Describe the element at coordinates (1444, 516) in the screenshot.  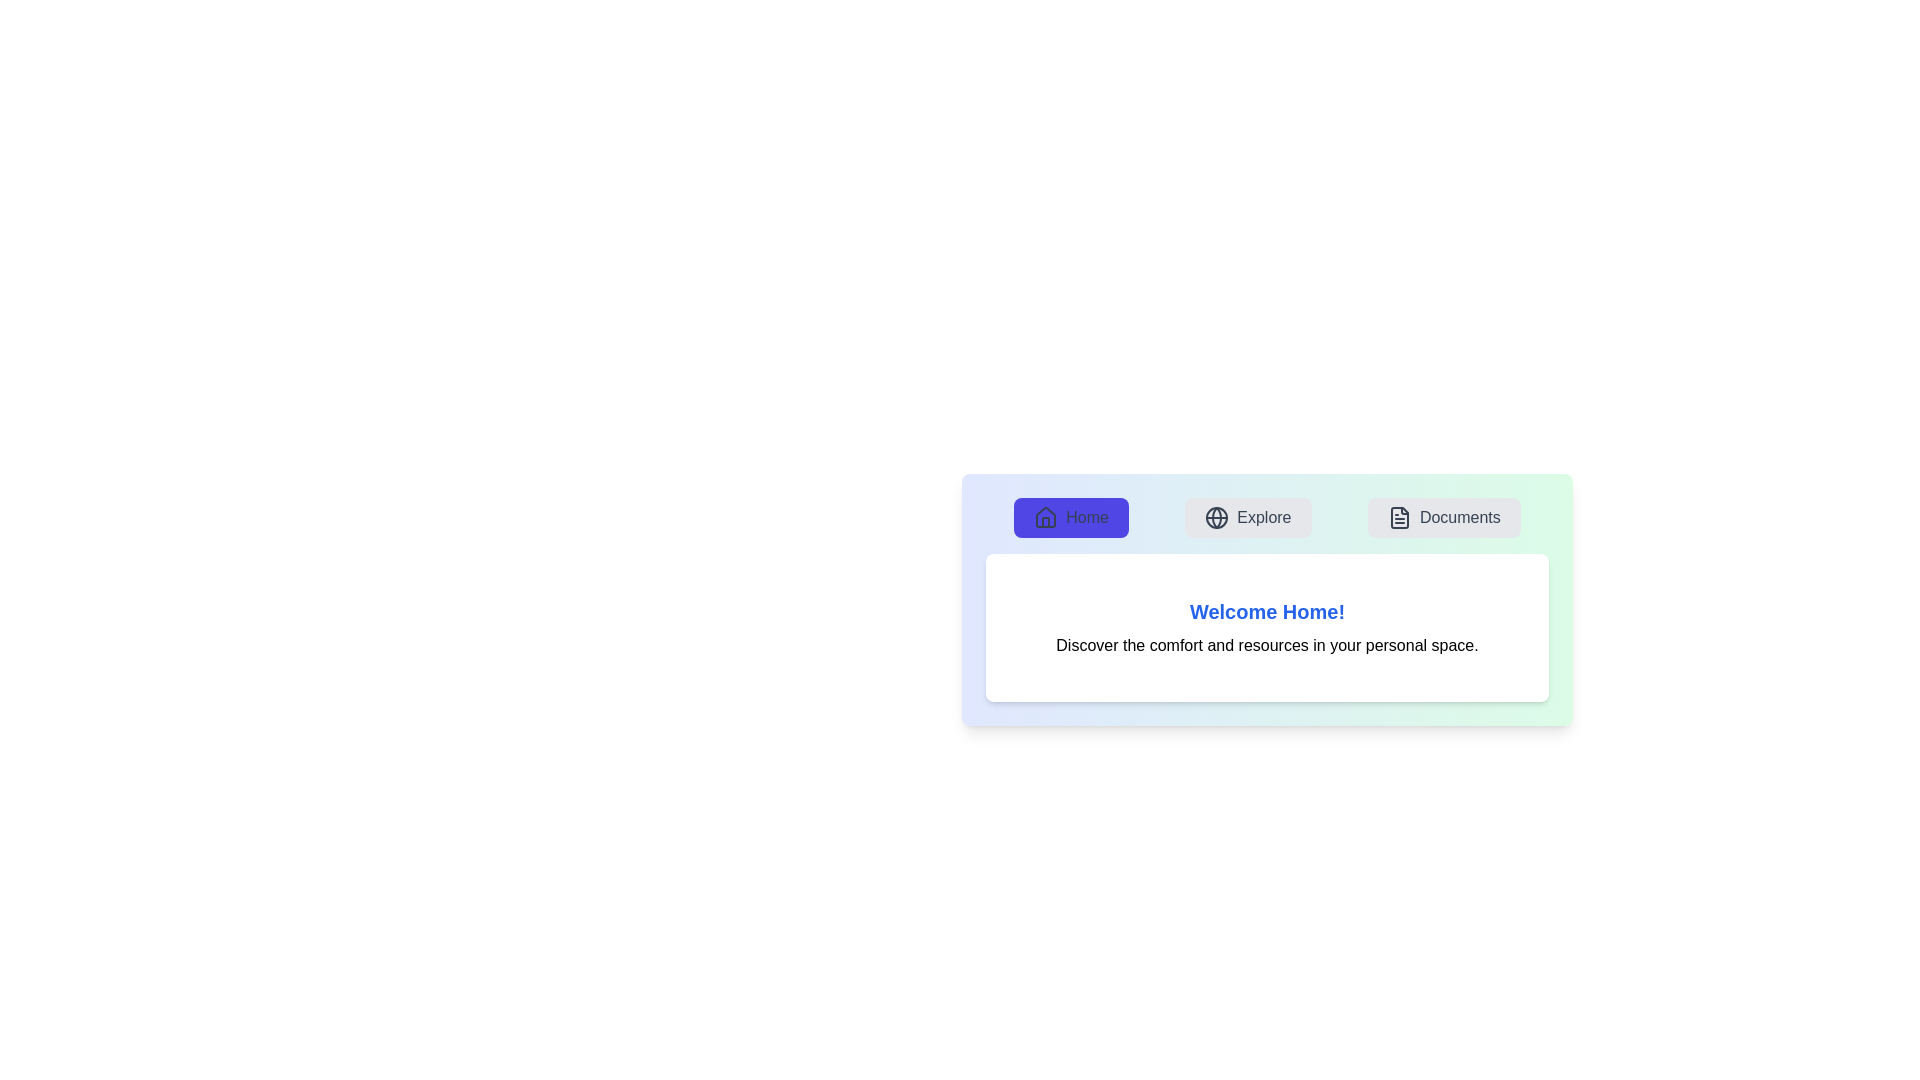
I see `the Documents tab by clicking the respective button` at that location.